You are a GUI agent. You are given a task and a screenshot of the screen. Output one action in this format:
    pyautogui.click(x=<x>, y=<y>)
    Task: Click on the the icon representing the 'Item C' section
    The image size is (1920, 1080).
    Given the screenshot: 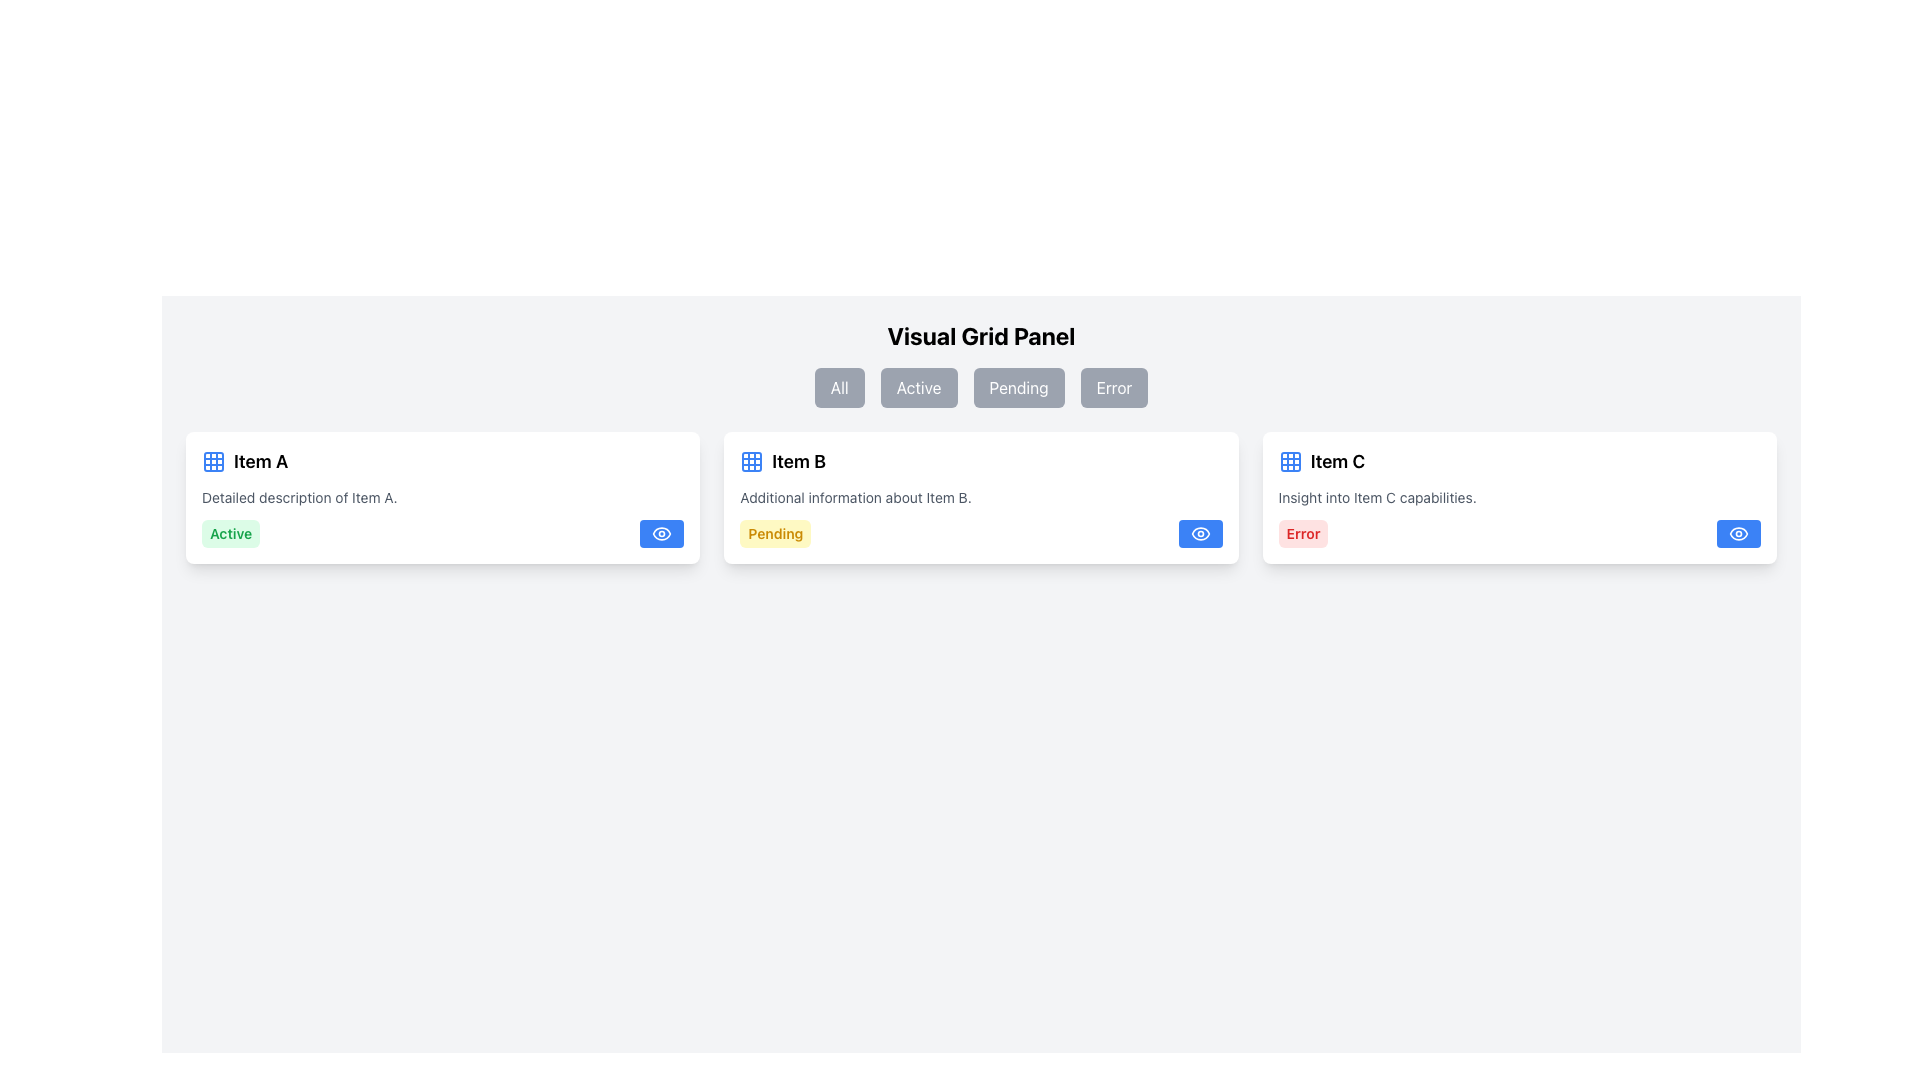 What is the action you would take?
    pyautogui.click(x=1290, y=462)
    